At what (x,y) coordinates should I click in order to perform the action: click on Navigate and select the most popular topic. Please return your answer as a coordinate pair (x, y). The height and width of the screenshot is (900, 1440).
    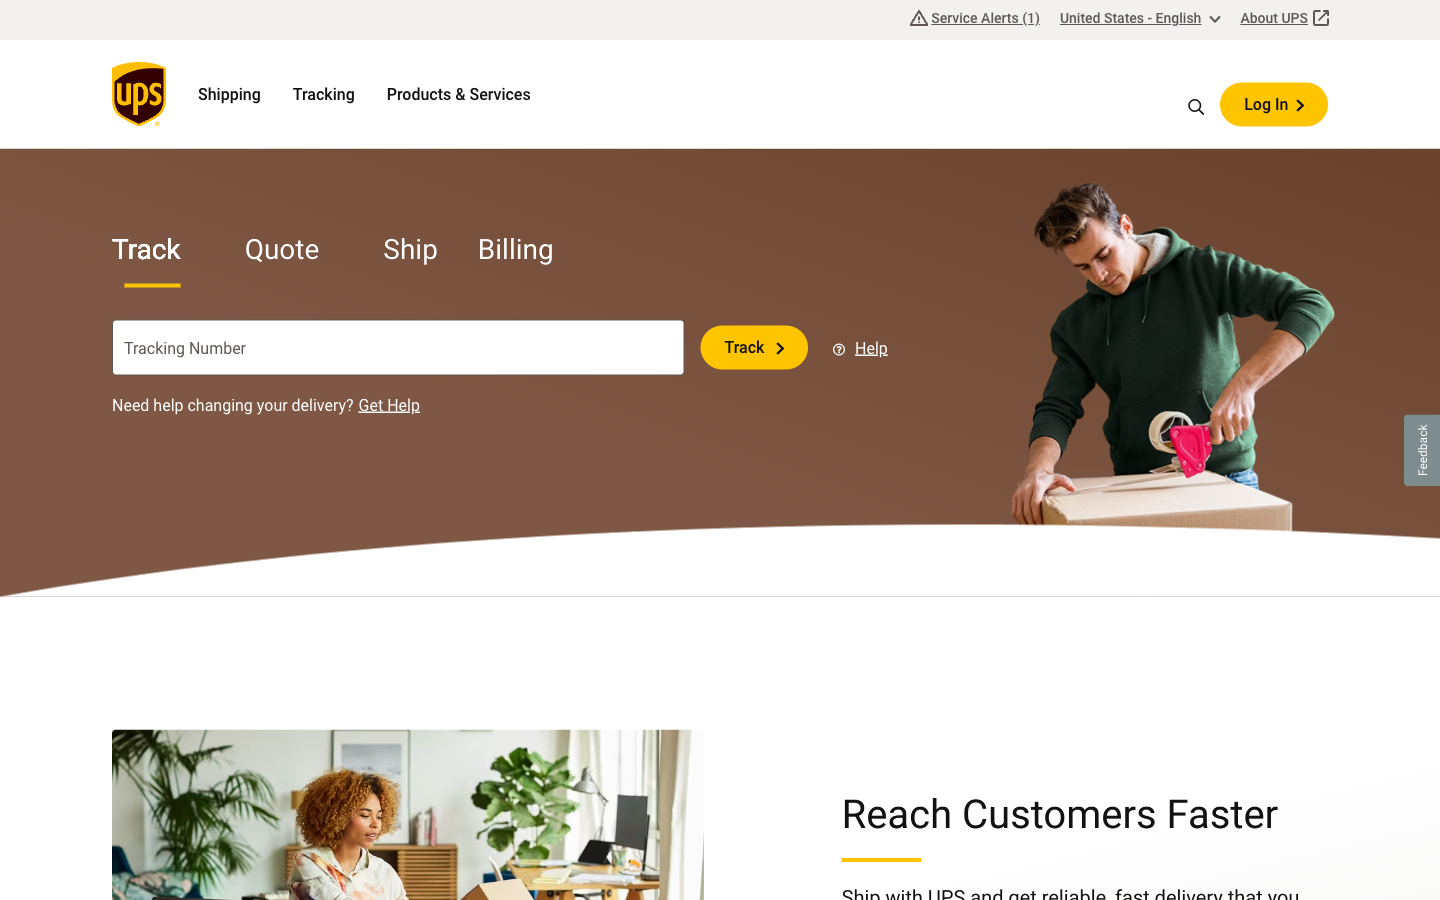
    Looking at the image, I should click on (1197, 103).